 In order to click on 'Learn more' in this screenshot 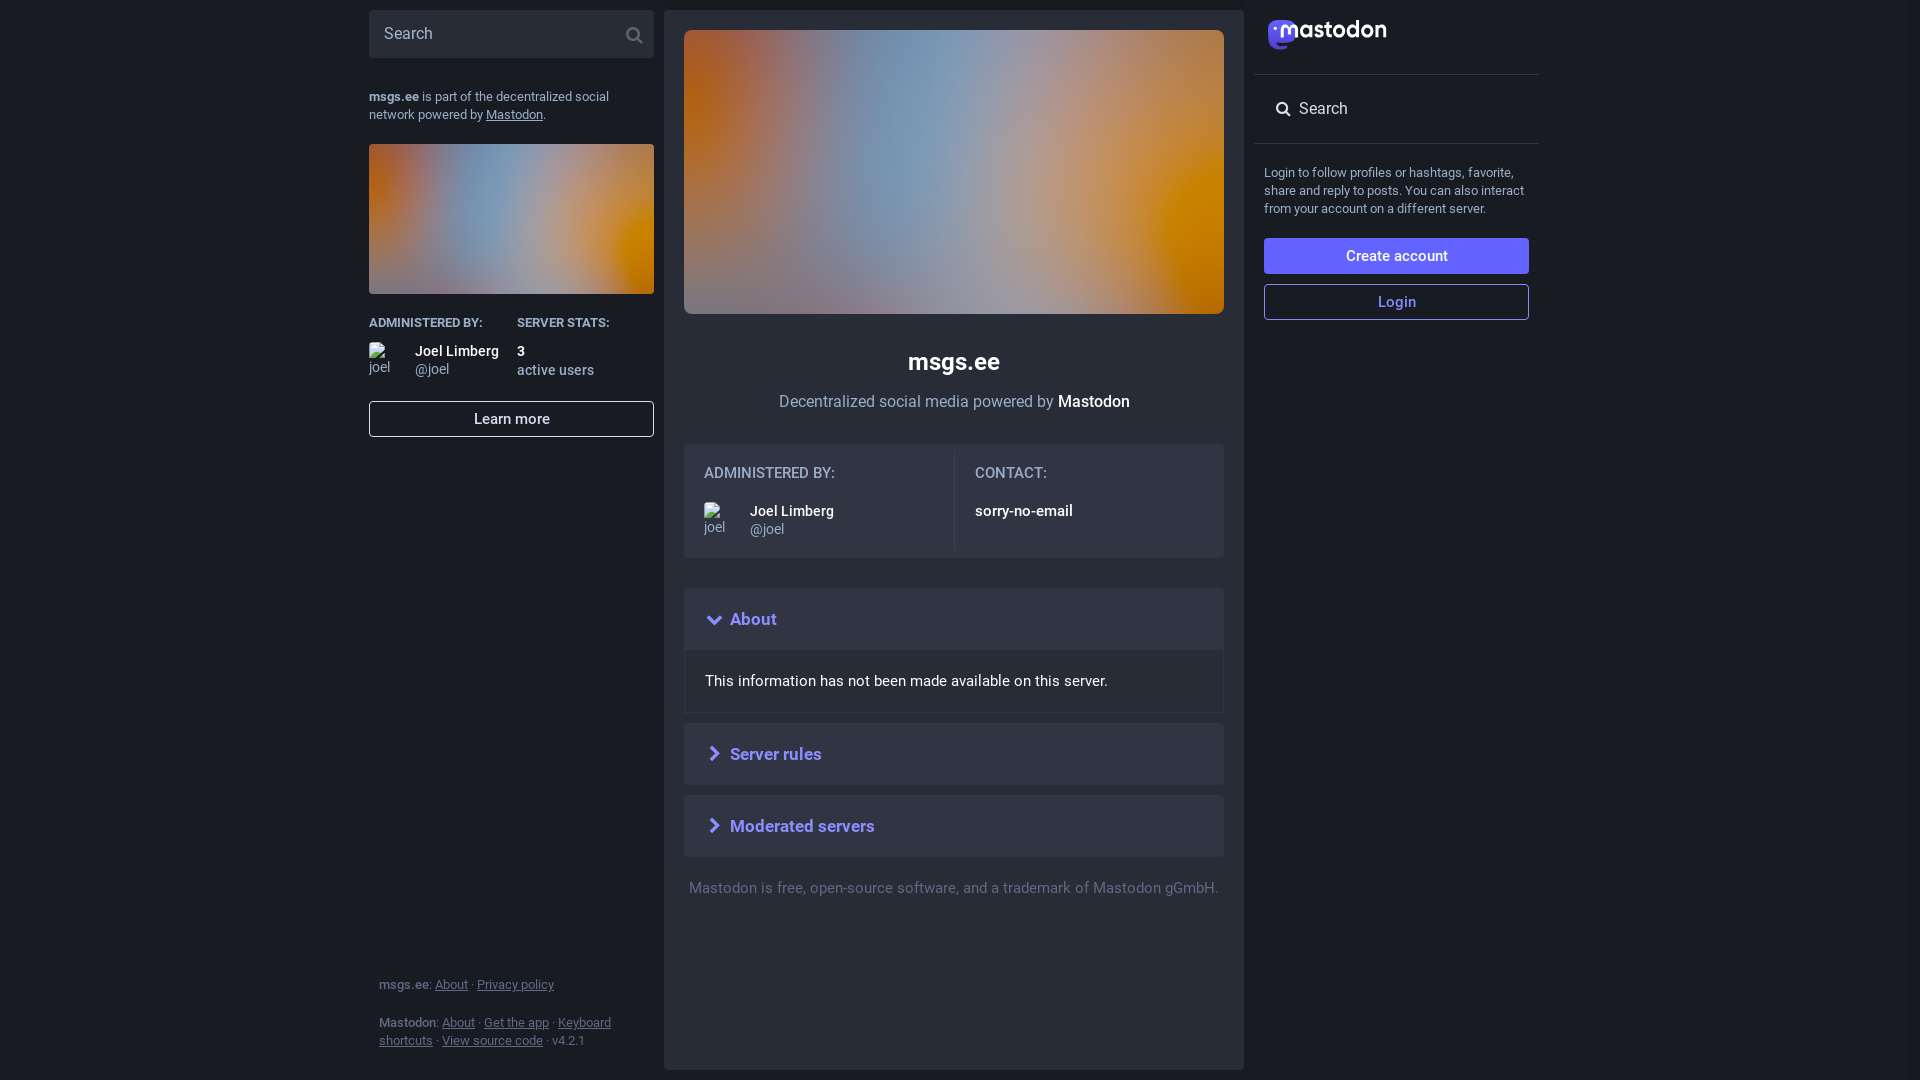, I will do `click(511, 418)`.